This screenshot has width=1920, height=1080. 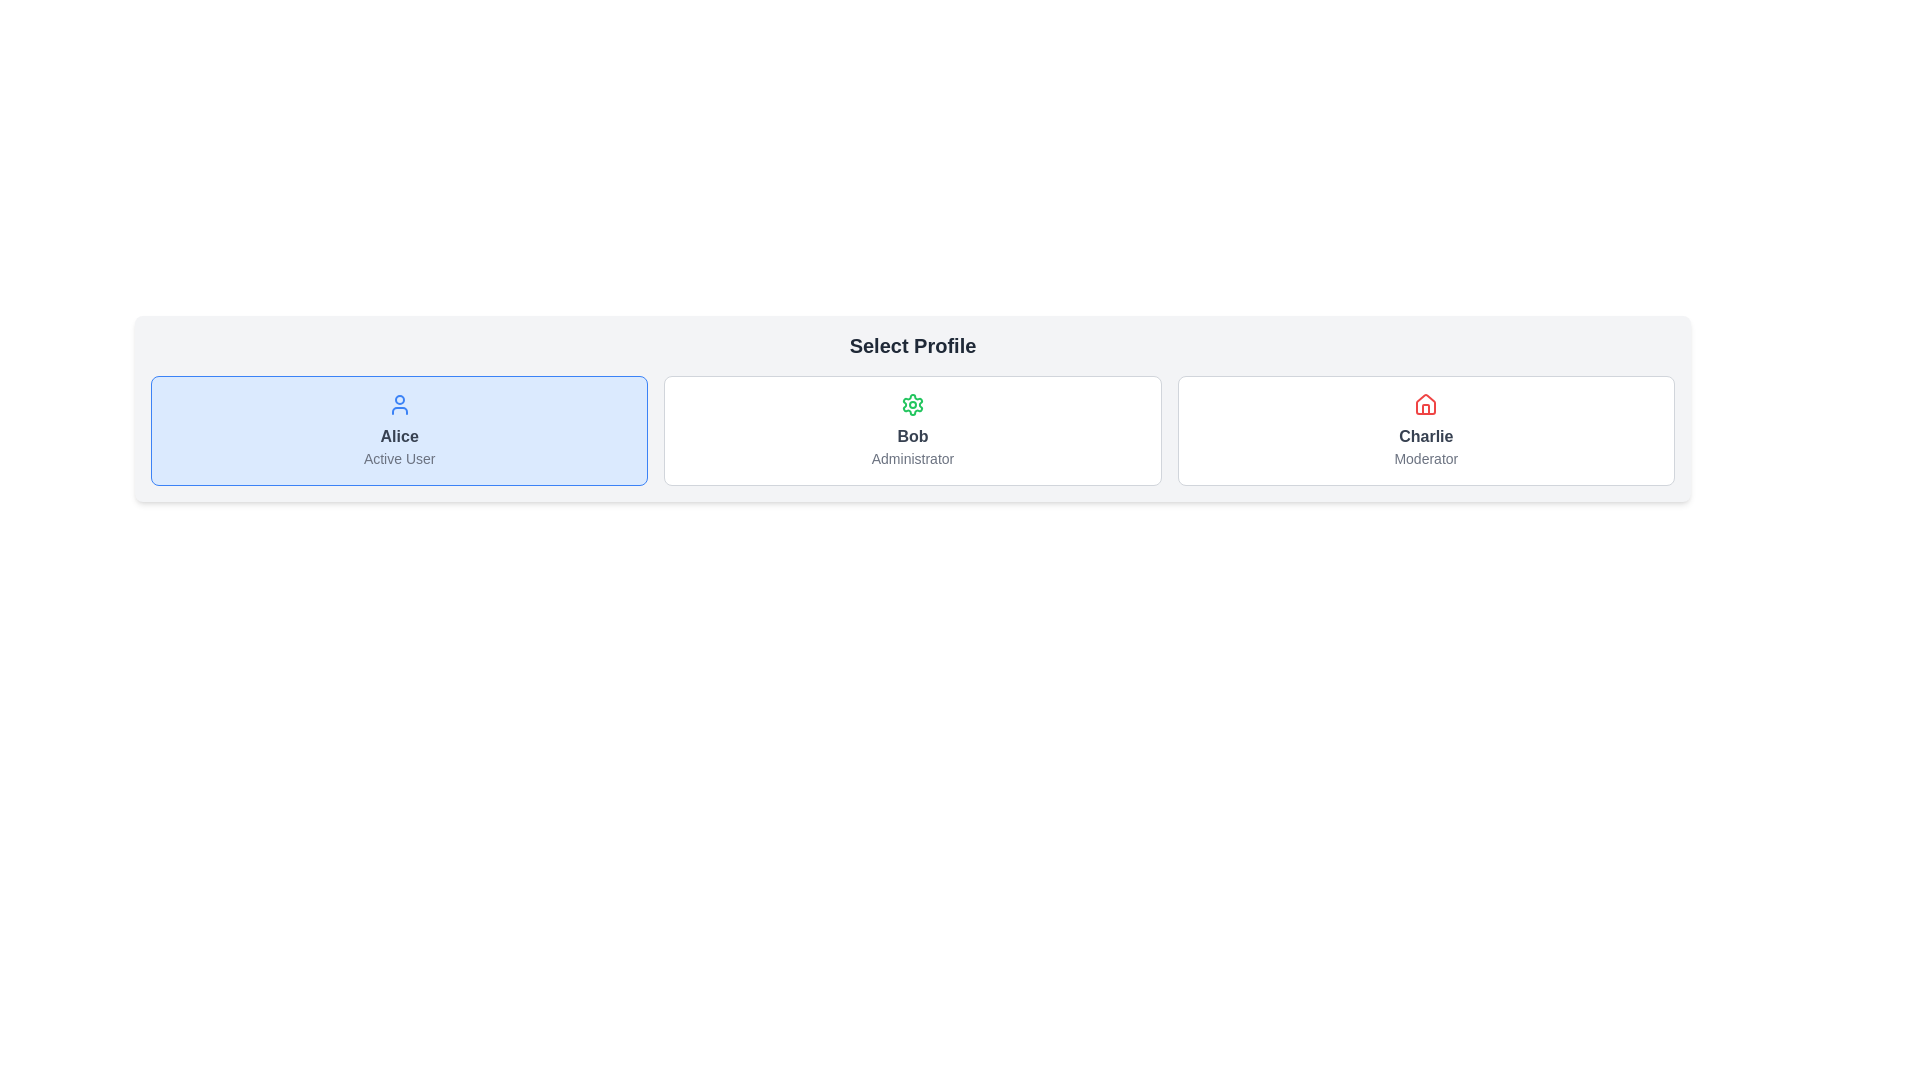 I want to click on the name label 'Bob' within the central profile card, located between the settings icon and the 'Administrator' label, so click(x=911, y=435).